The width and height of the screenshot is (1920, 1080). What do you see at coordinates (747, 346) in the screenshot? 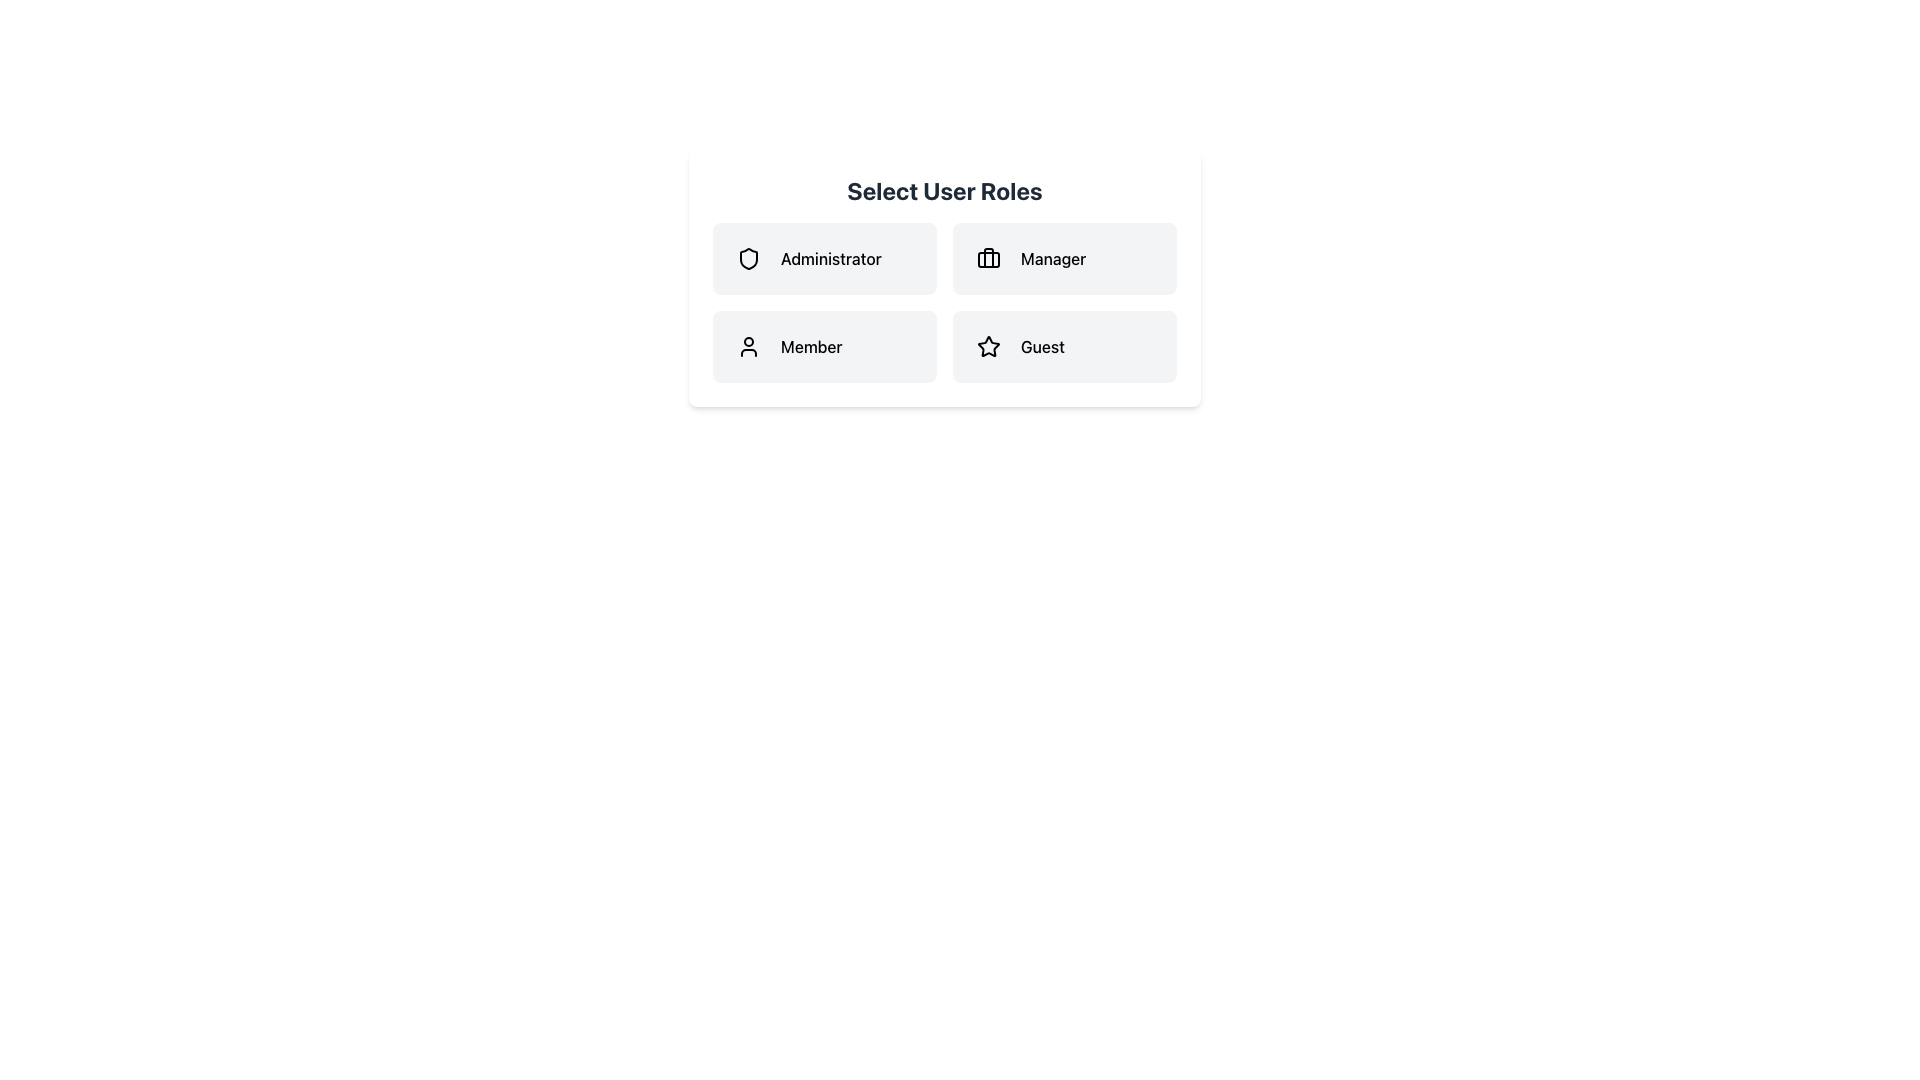
I see `the circular icon button representing the 'Member' user role located on the left side of the 'Member' label text within the 'Select User Roles' page` at bounding box center [747, 346].